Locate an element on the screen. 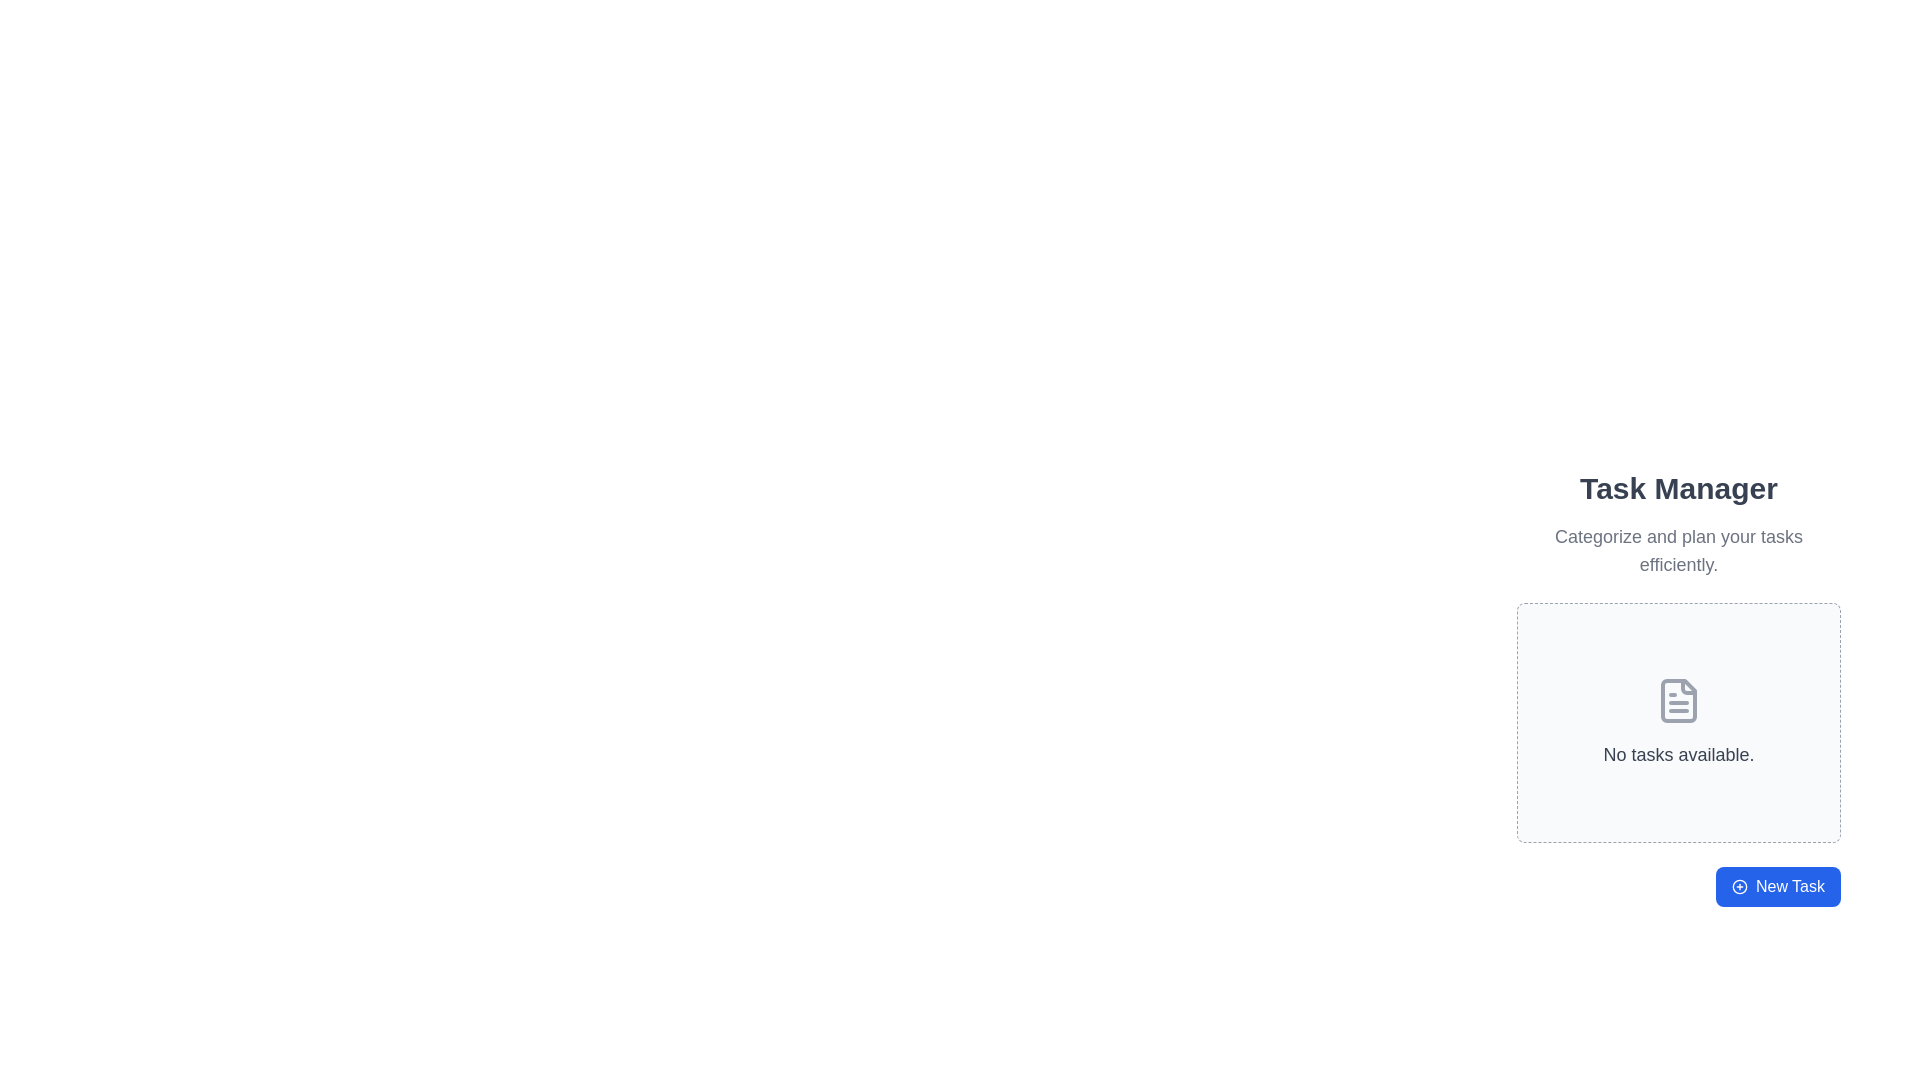 This screenshot has height=1080, width=1920. the Label with Icon that displays 'No tasks available.' and has a file icon above it, which is located below the 'Task Manager' heading and above the 'New Task' button is located at coordinates (1679, 722).